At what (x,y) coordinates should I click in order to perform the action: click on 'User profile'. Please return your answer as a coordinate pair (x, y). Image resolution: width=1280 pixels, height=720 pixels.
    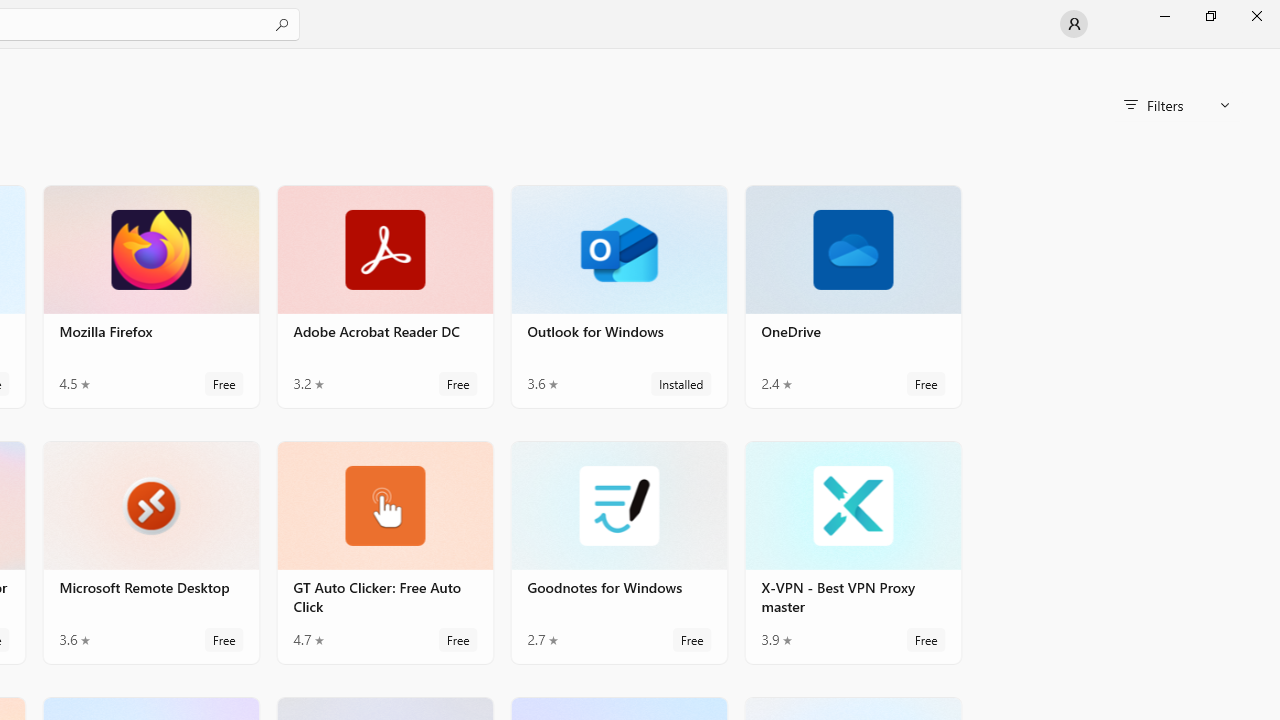
    Looking at the image, I should click on (1072, 24).